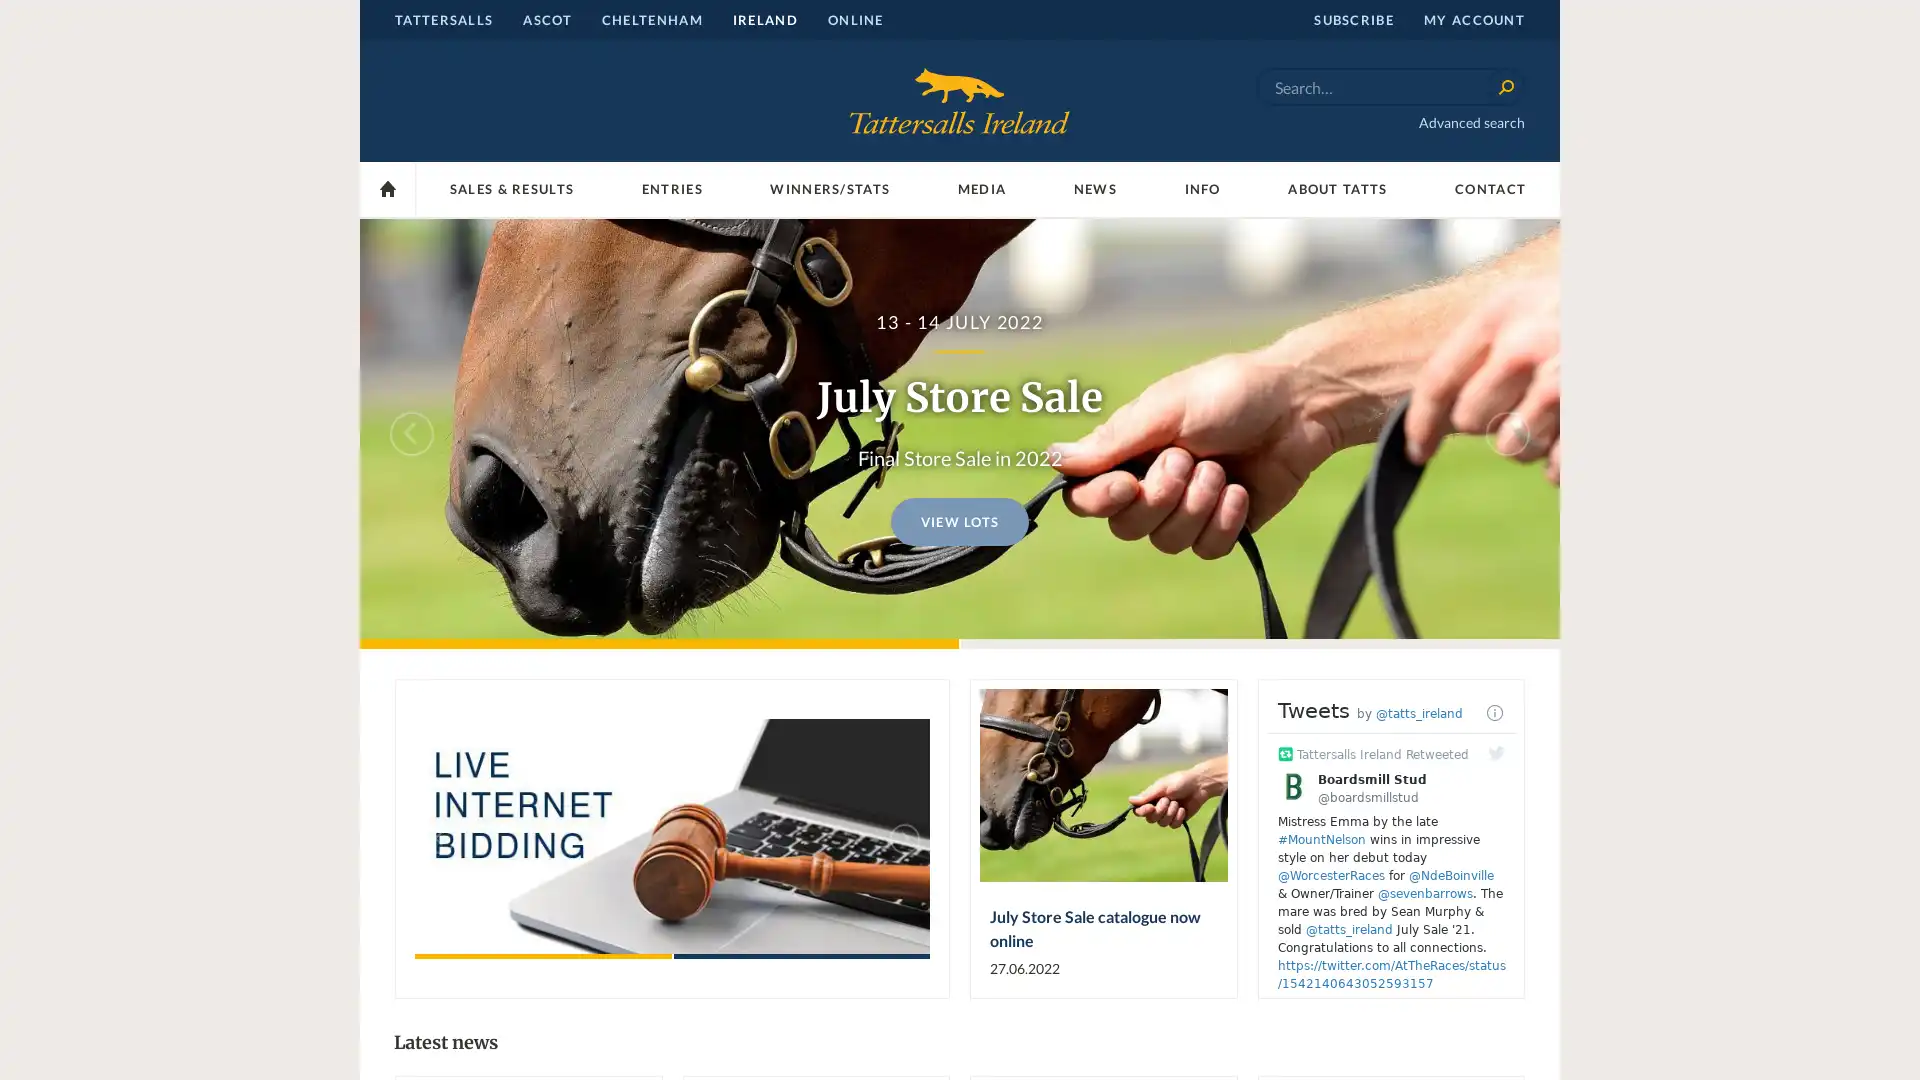  What do you see at coordinates (439, 837) in the screenshot?
I see `Previous` at bounding box center [439, 837].